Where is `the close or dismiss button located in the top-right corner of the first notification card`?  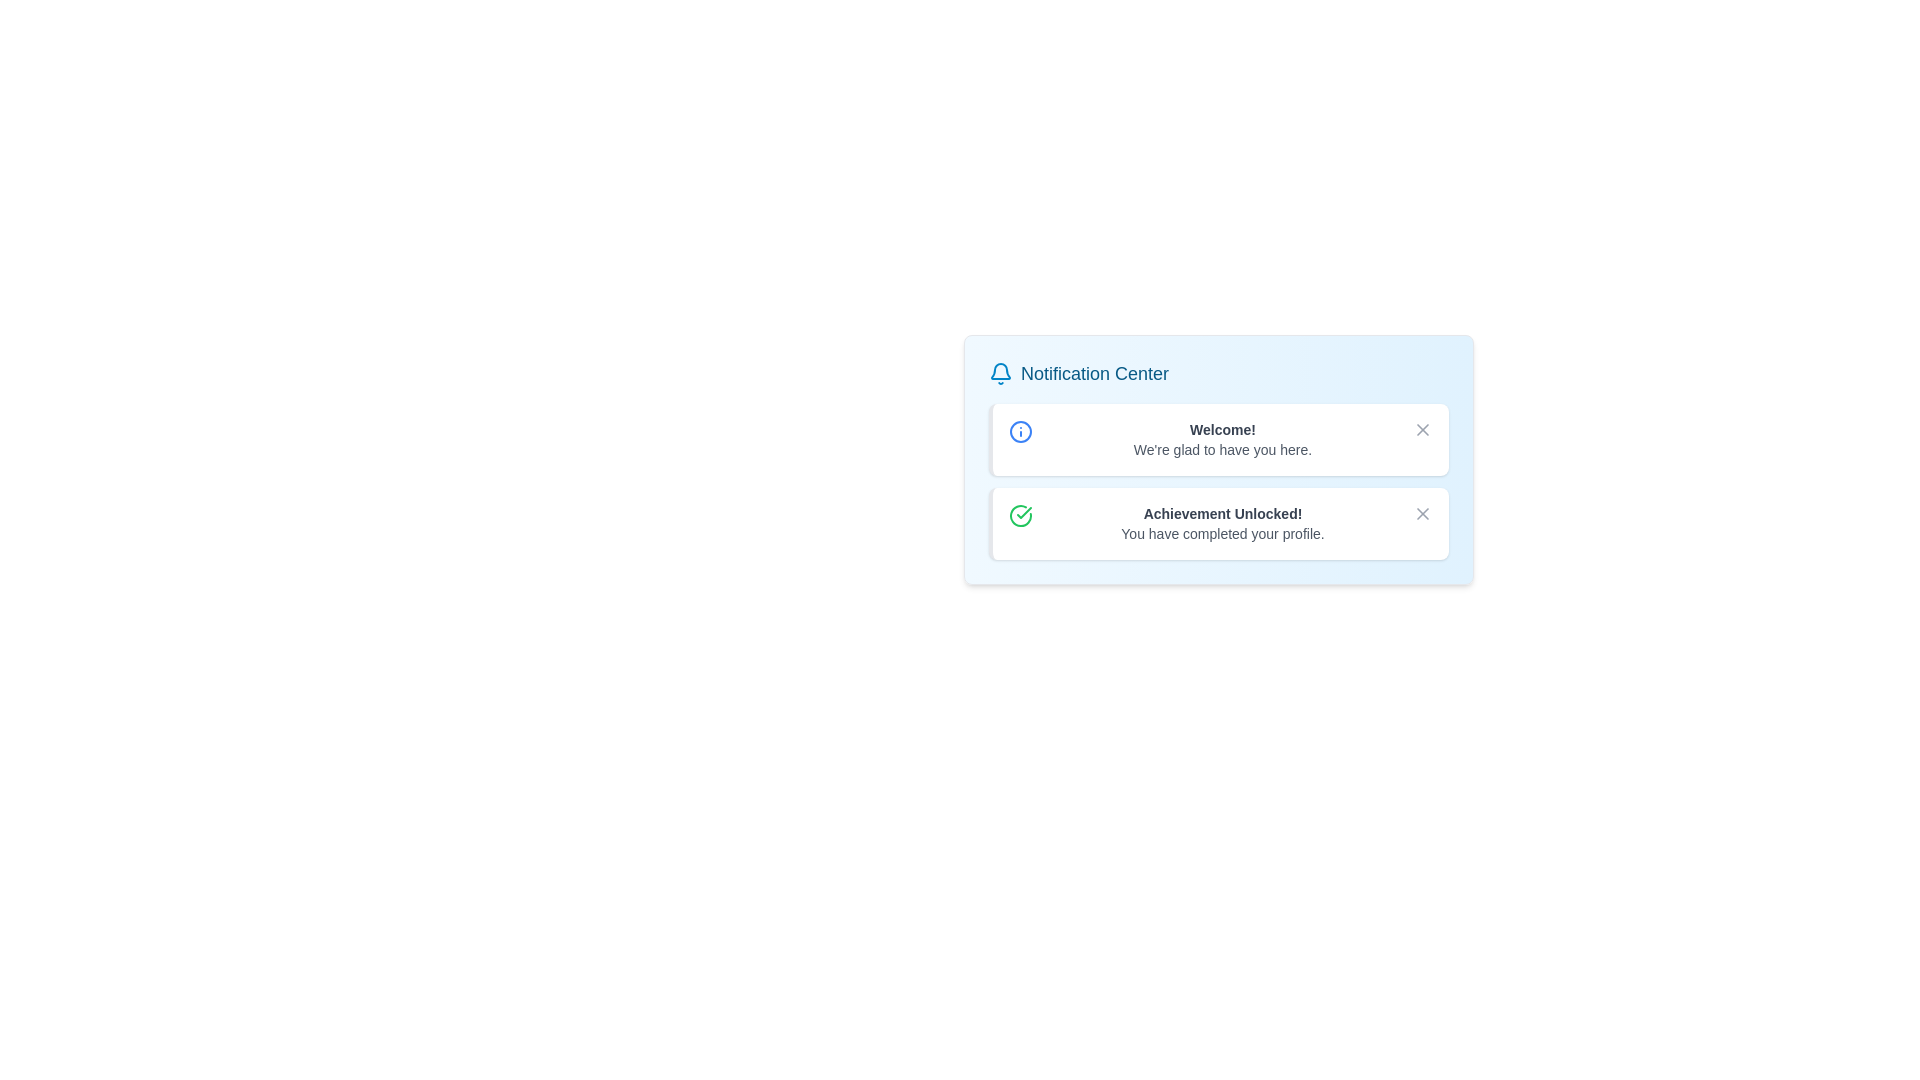 the close or dismiss button located in the top-right corner of the first notification card is located at coordinates (1421, 428).